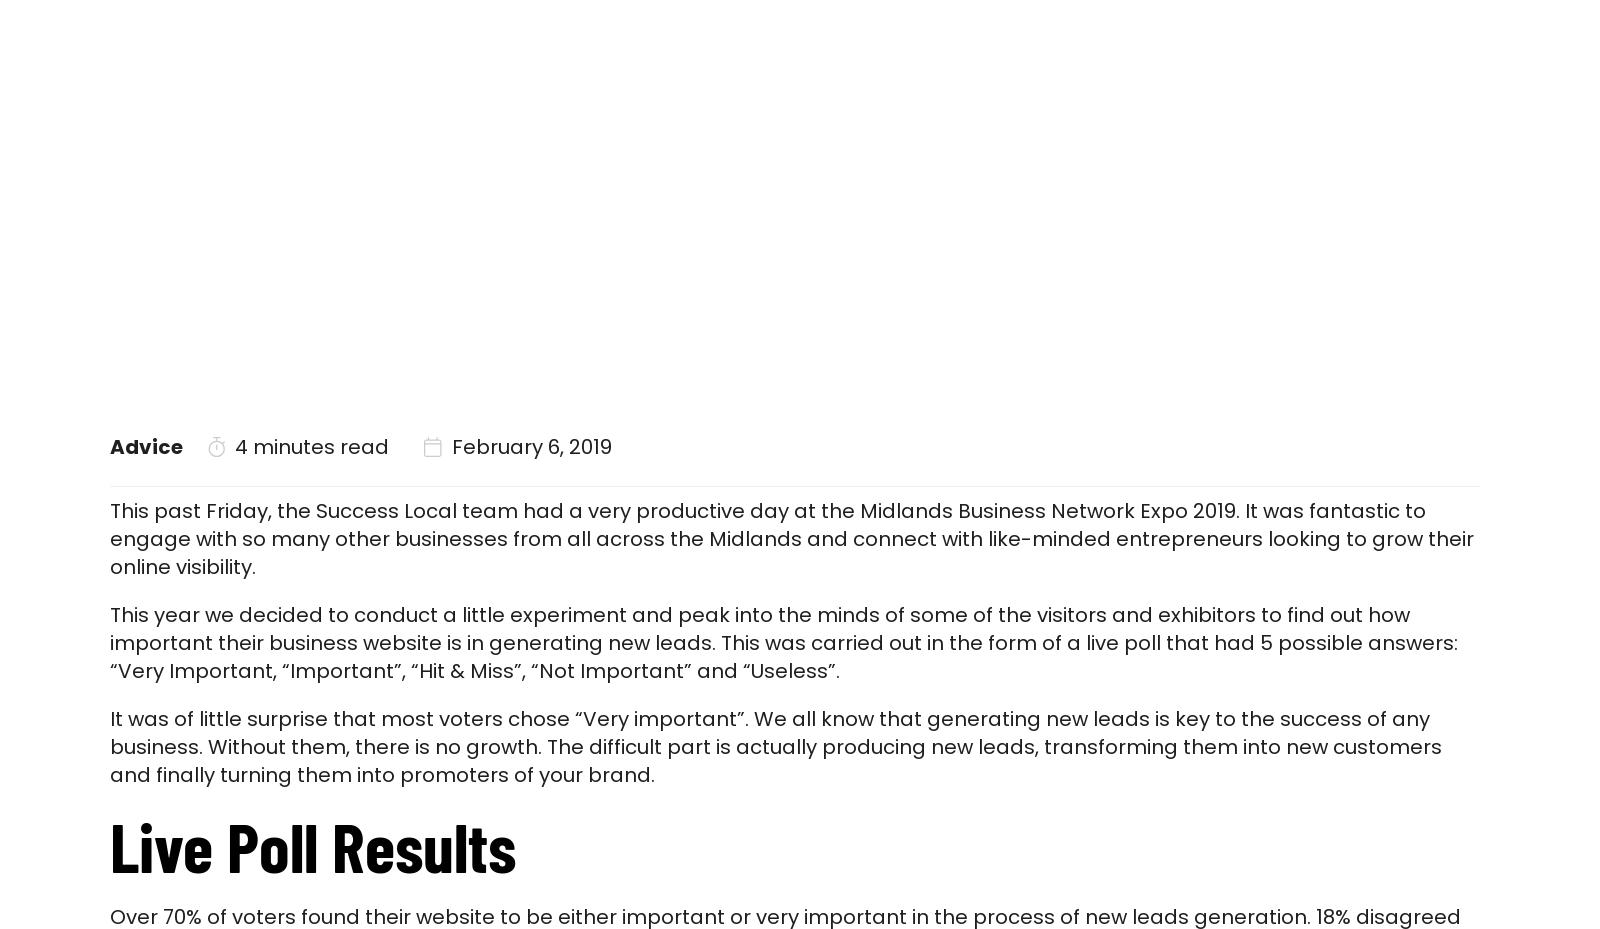 The height and width of the screenshot is (929, 1600). Describe the element at coordinates (588, 329) in the screenshot. I see `'Add social media marketing to the mix'` at that location.